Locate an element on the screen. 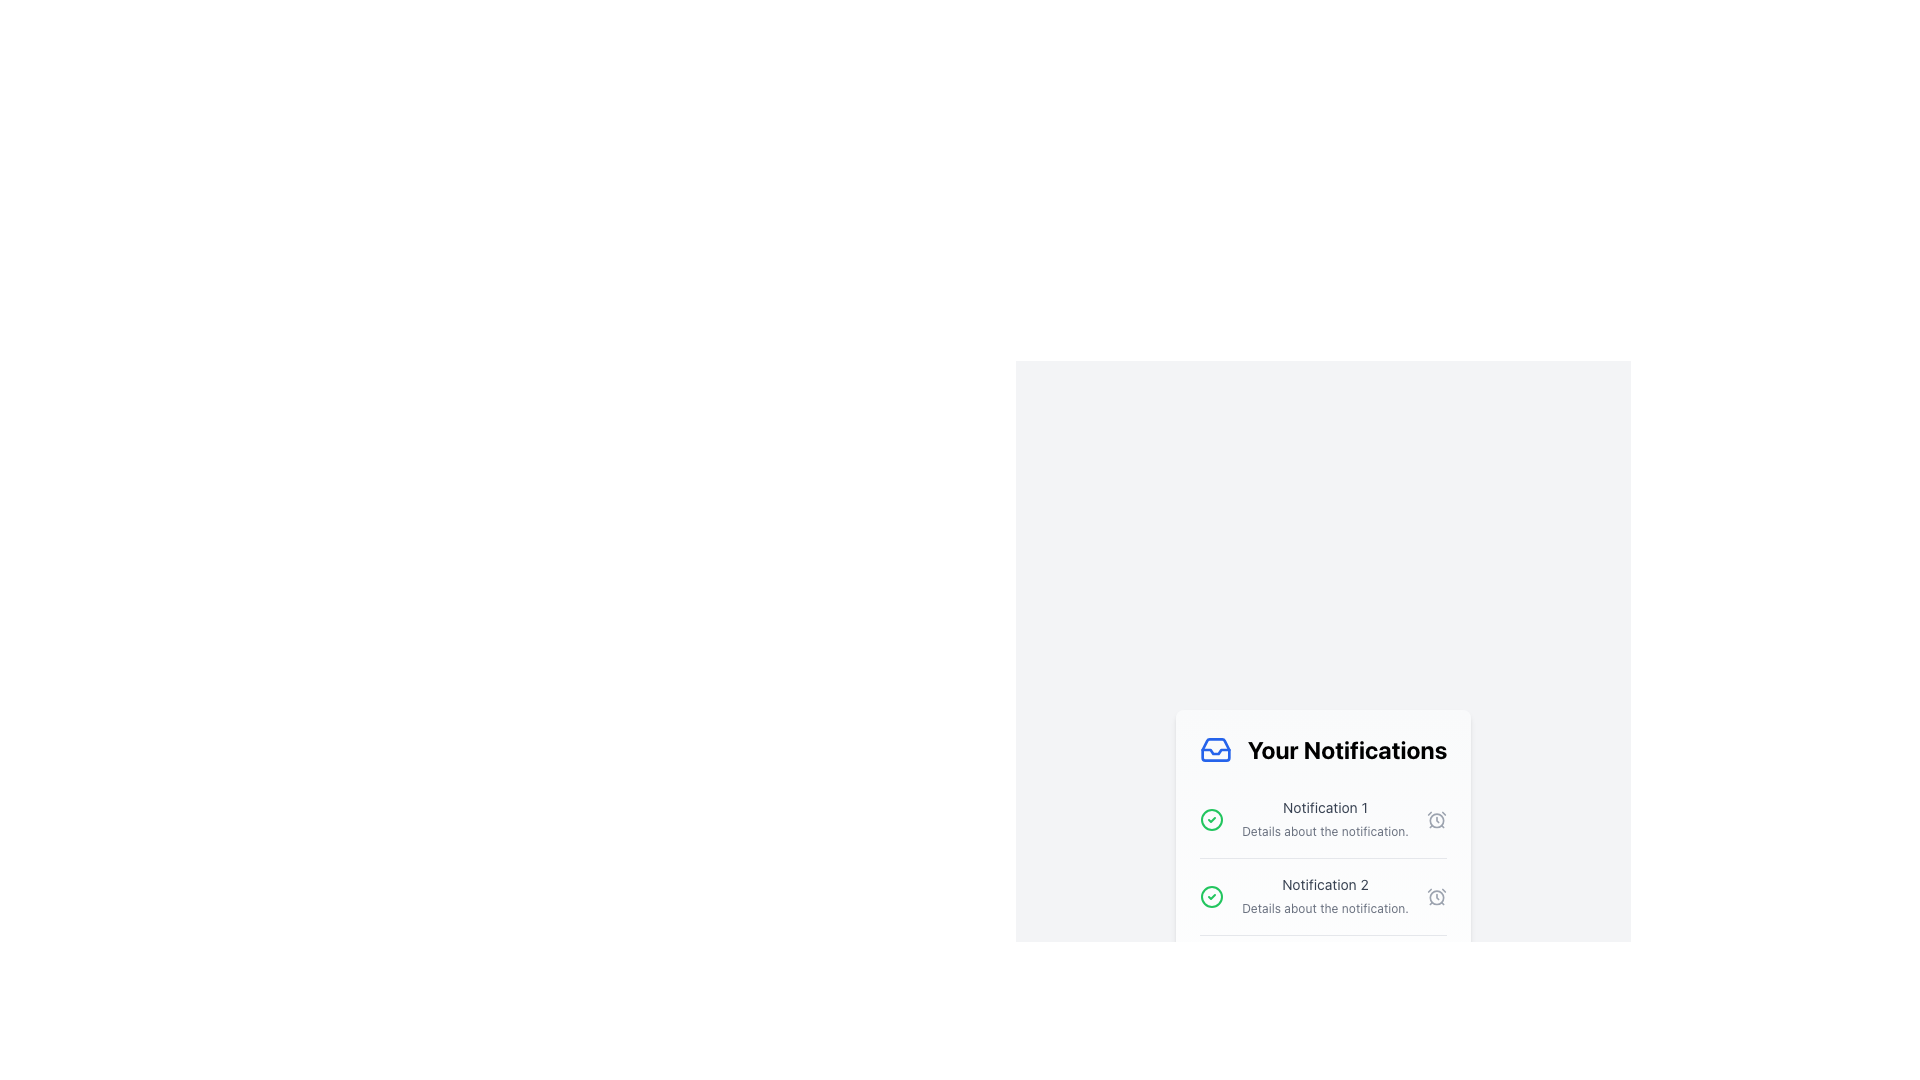 This screenshot has width=1920, height=1080. the SVG Circle that is part of the first notification's icon in the 'Your Notifications' section, positioned to the left of 'Notification 1' is located at coordinates (1210, 896).